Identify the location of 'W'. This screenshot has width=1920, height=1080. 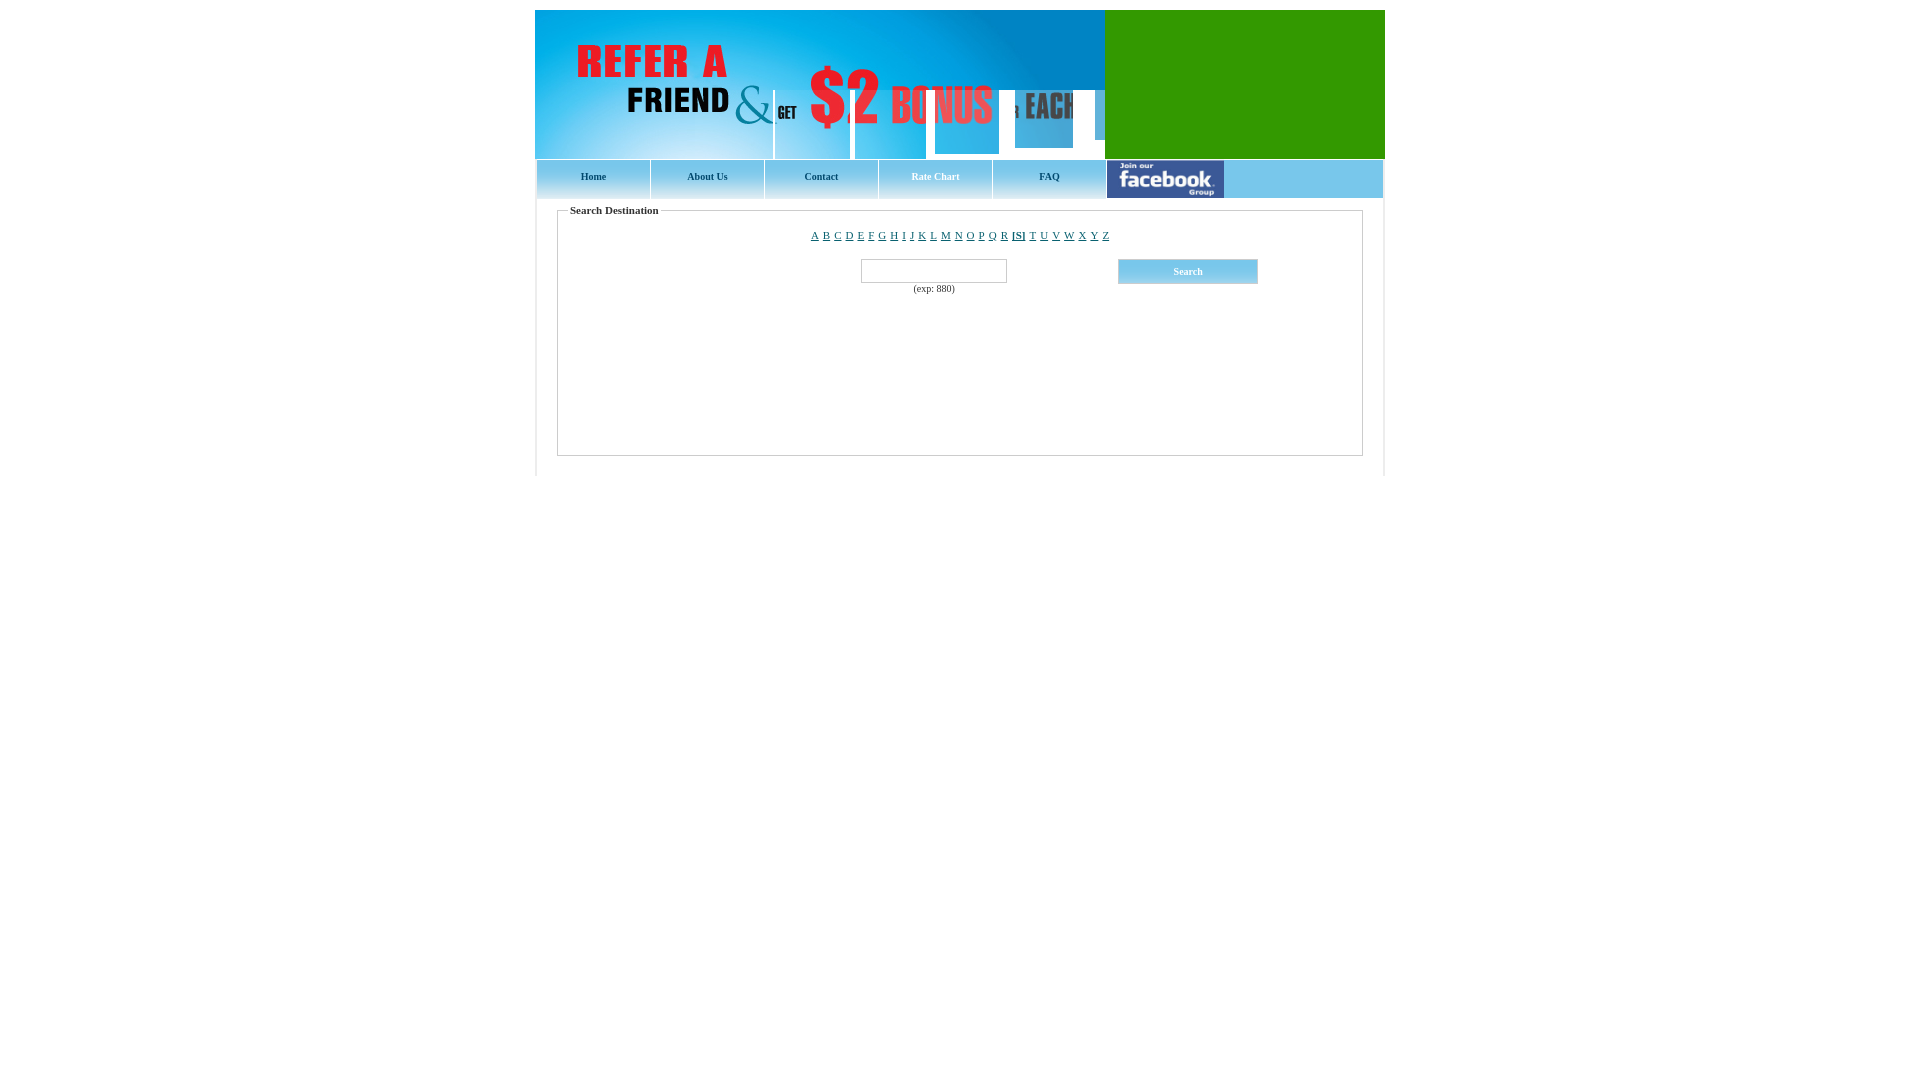
(1068, 234).